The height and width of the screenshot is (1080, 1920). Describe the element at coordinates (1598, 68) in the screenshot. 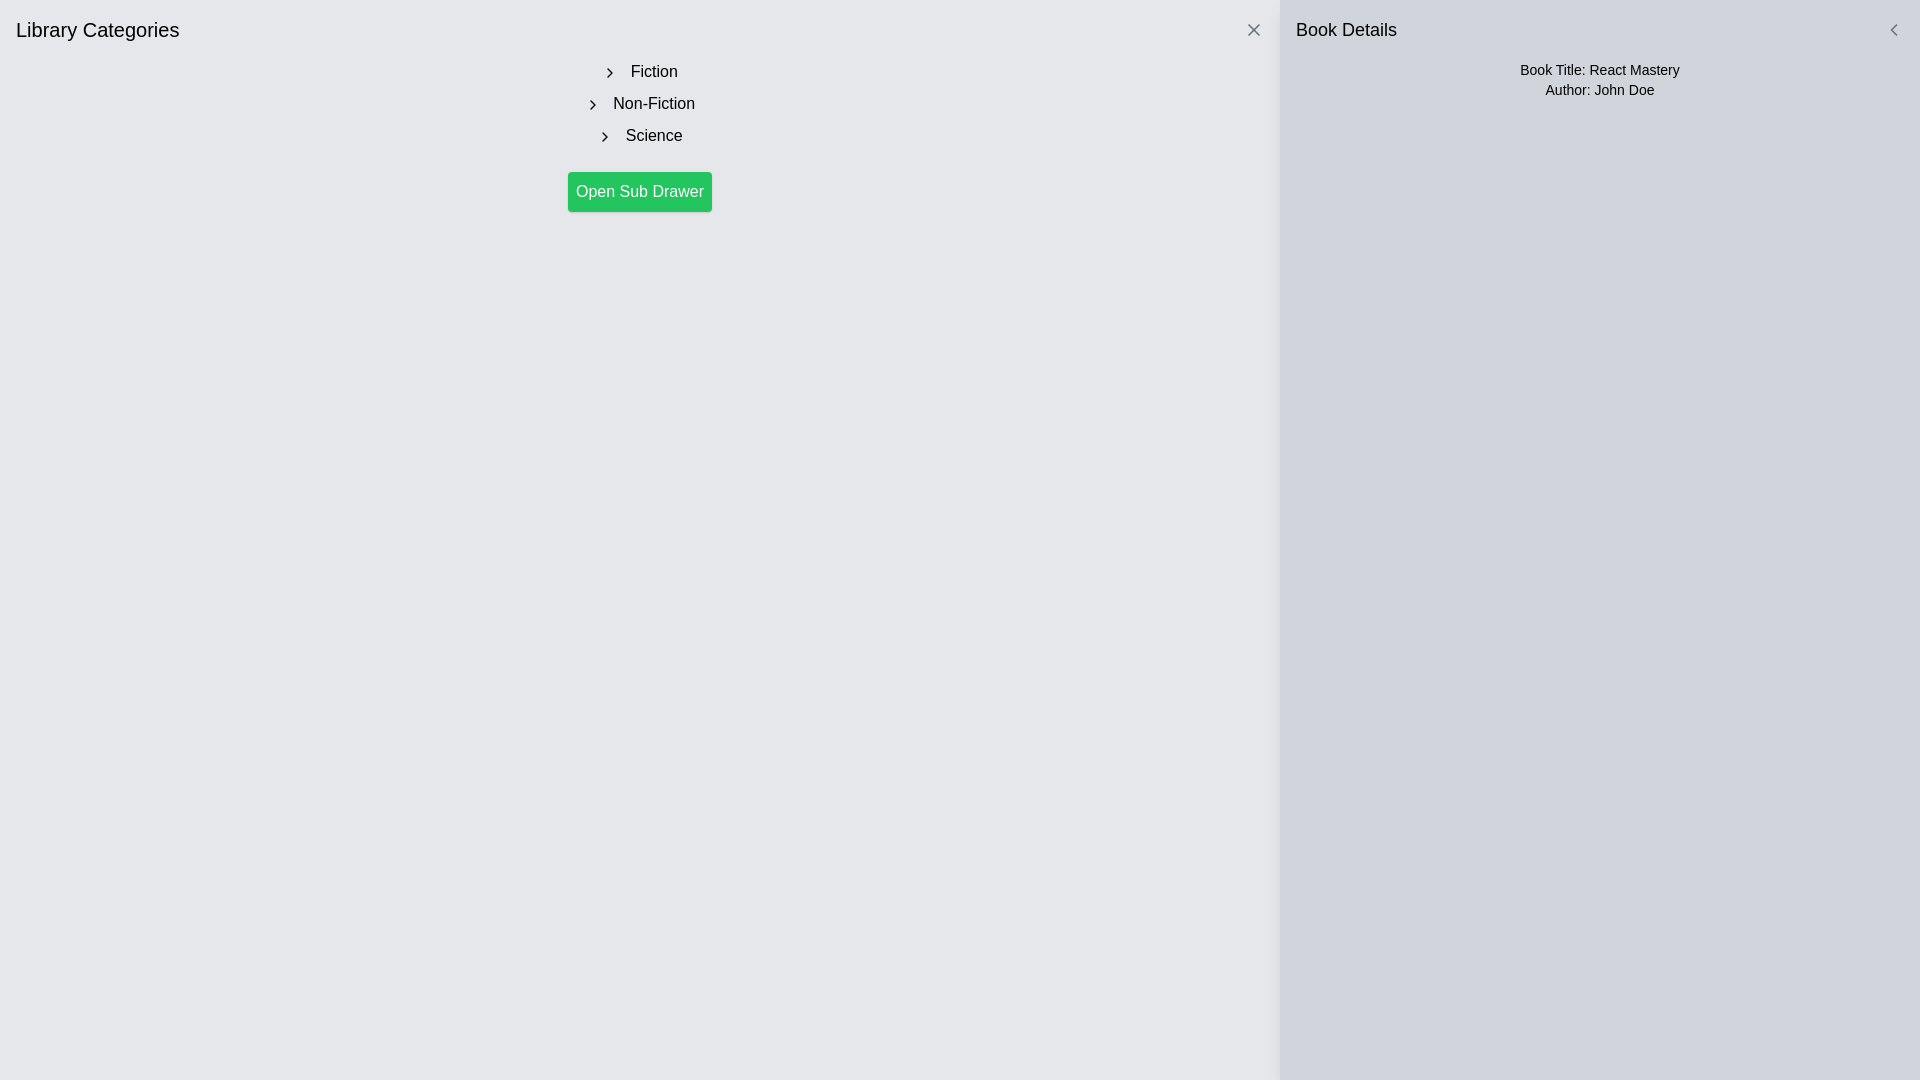

I see `the label displaying the title of the book located in the right-hand panel under the 'Book Details' heading, positioned above the 'Author: John Doe' text` at that location.